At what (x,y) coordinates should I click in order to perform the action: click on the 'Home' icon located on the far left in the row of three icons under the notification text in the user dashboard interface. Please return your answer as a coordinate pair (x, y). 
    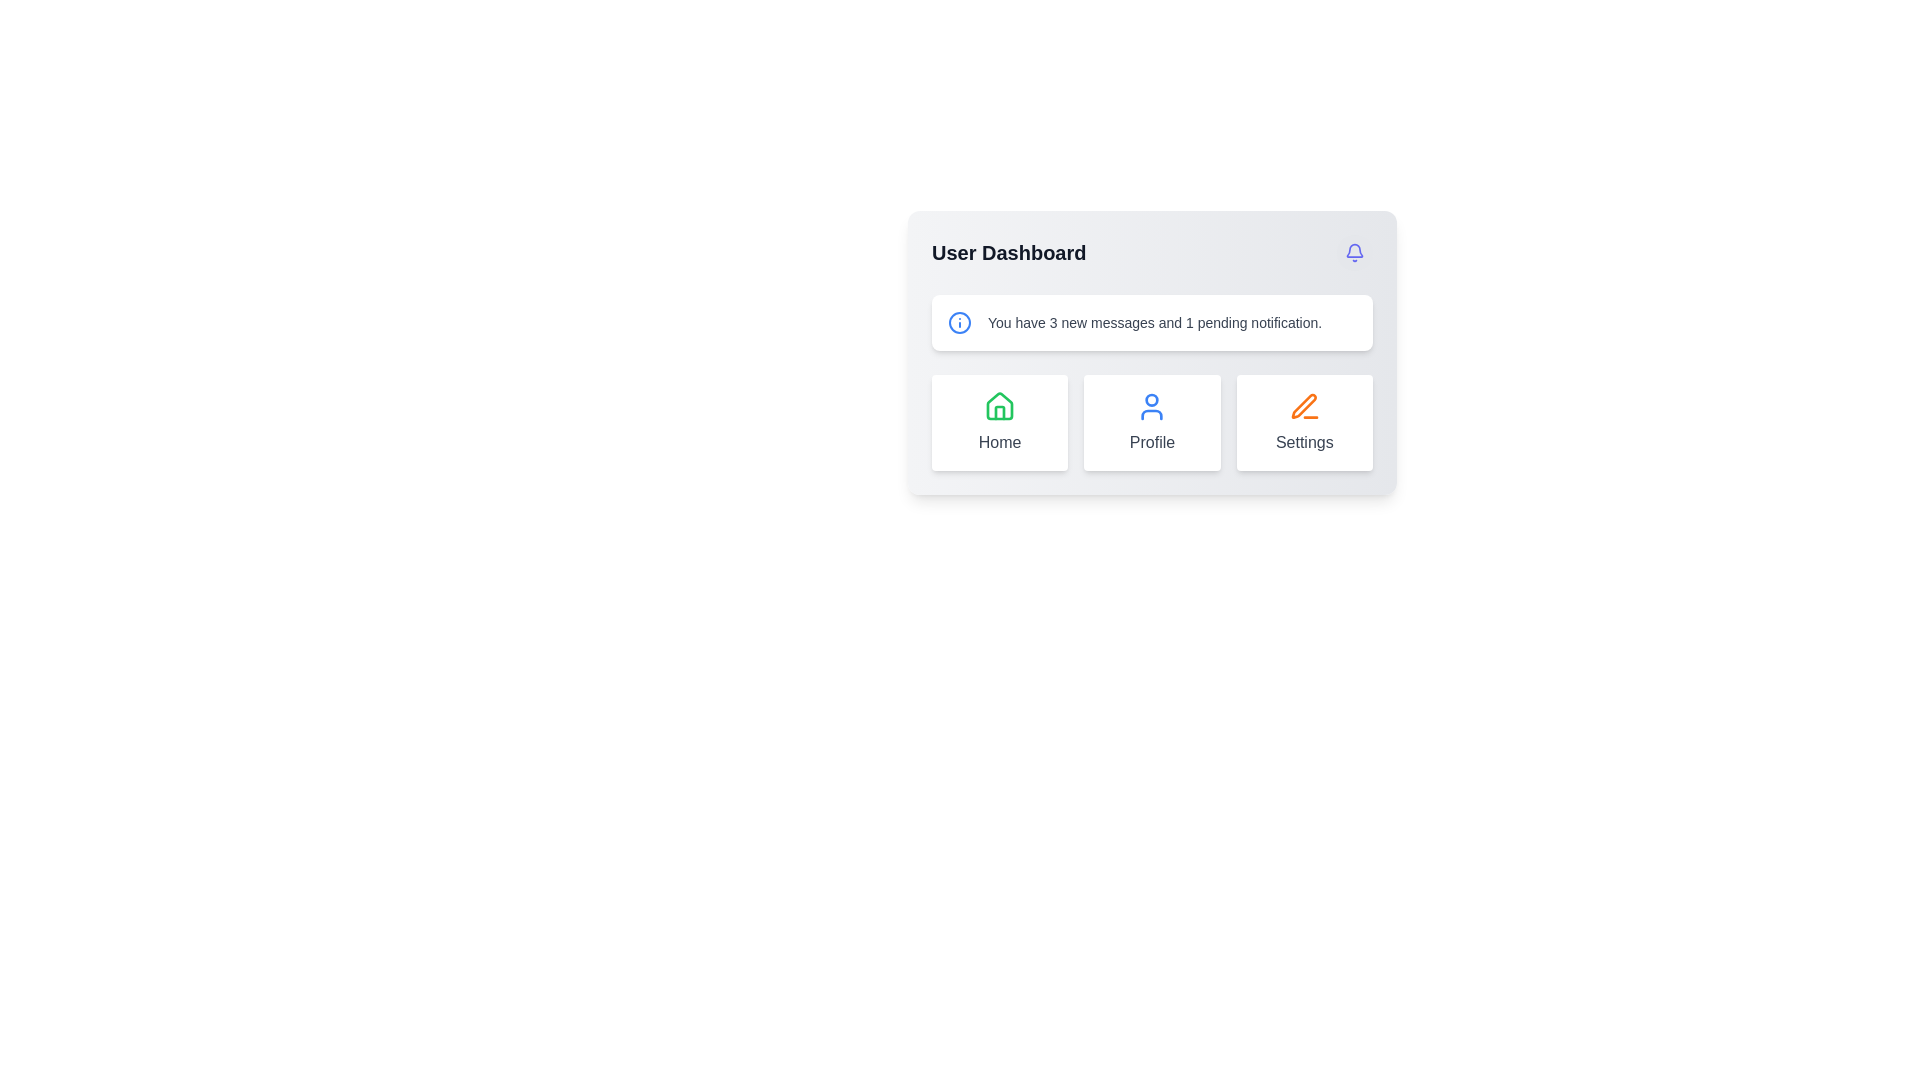
    Looking at the image, I should click on (999, 405).